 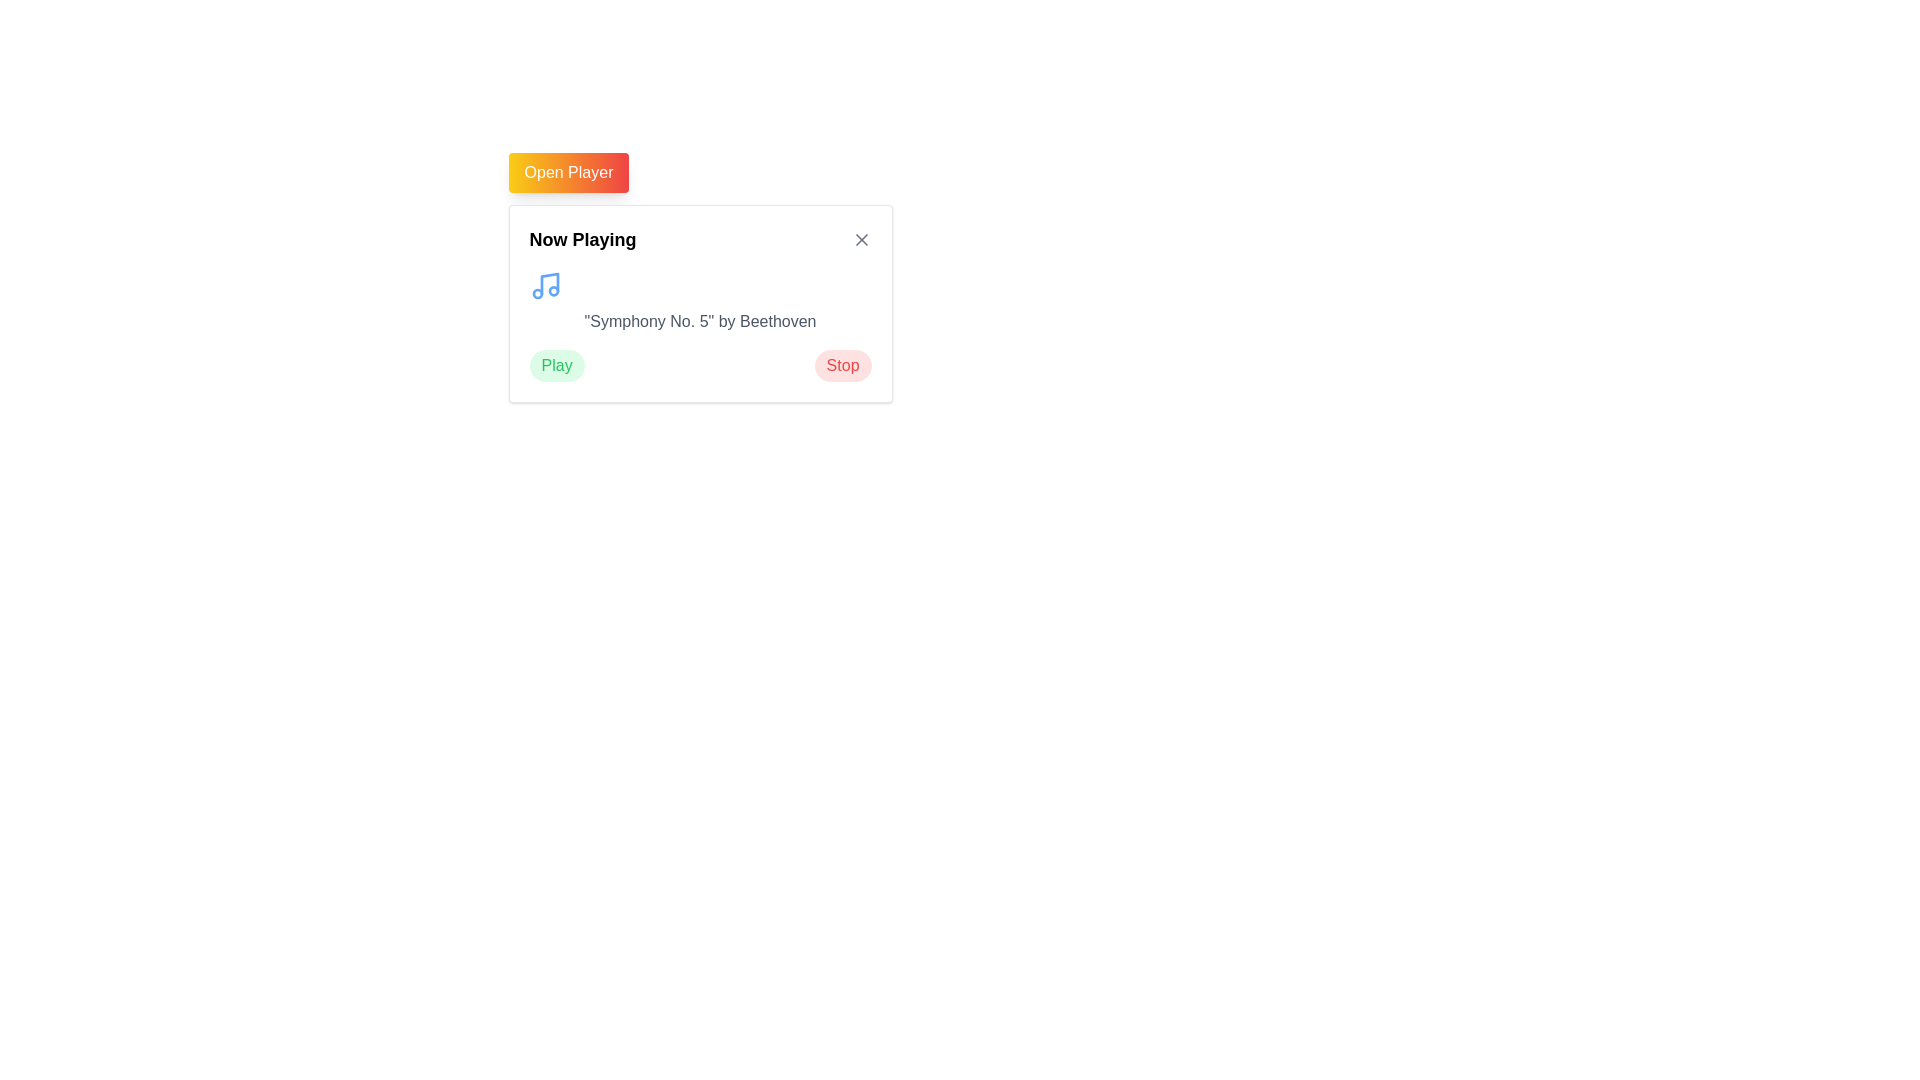 I want to click on the playback button located under the 'Now Playing' heading, so click(x=557, y=366).